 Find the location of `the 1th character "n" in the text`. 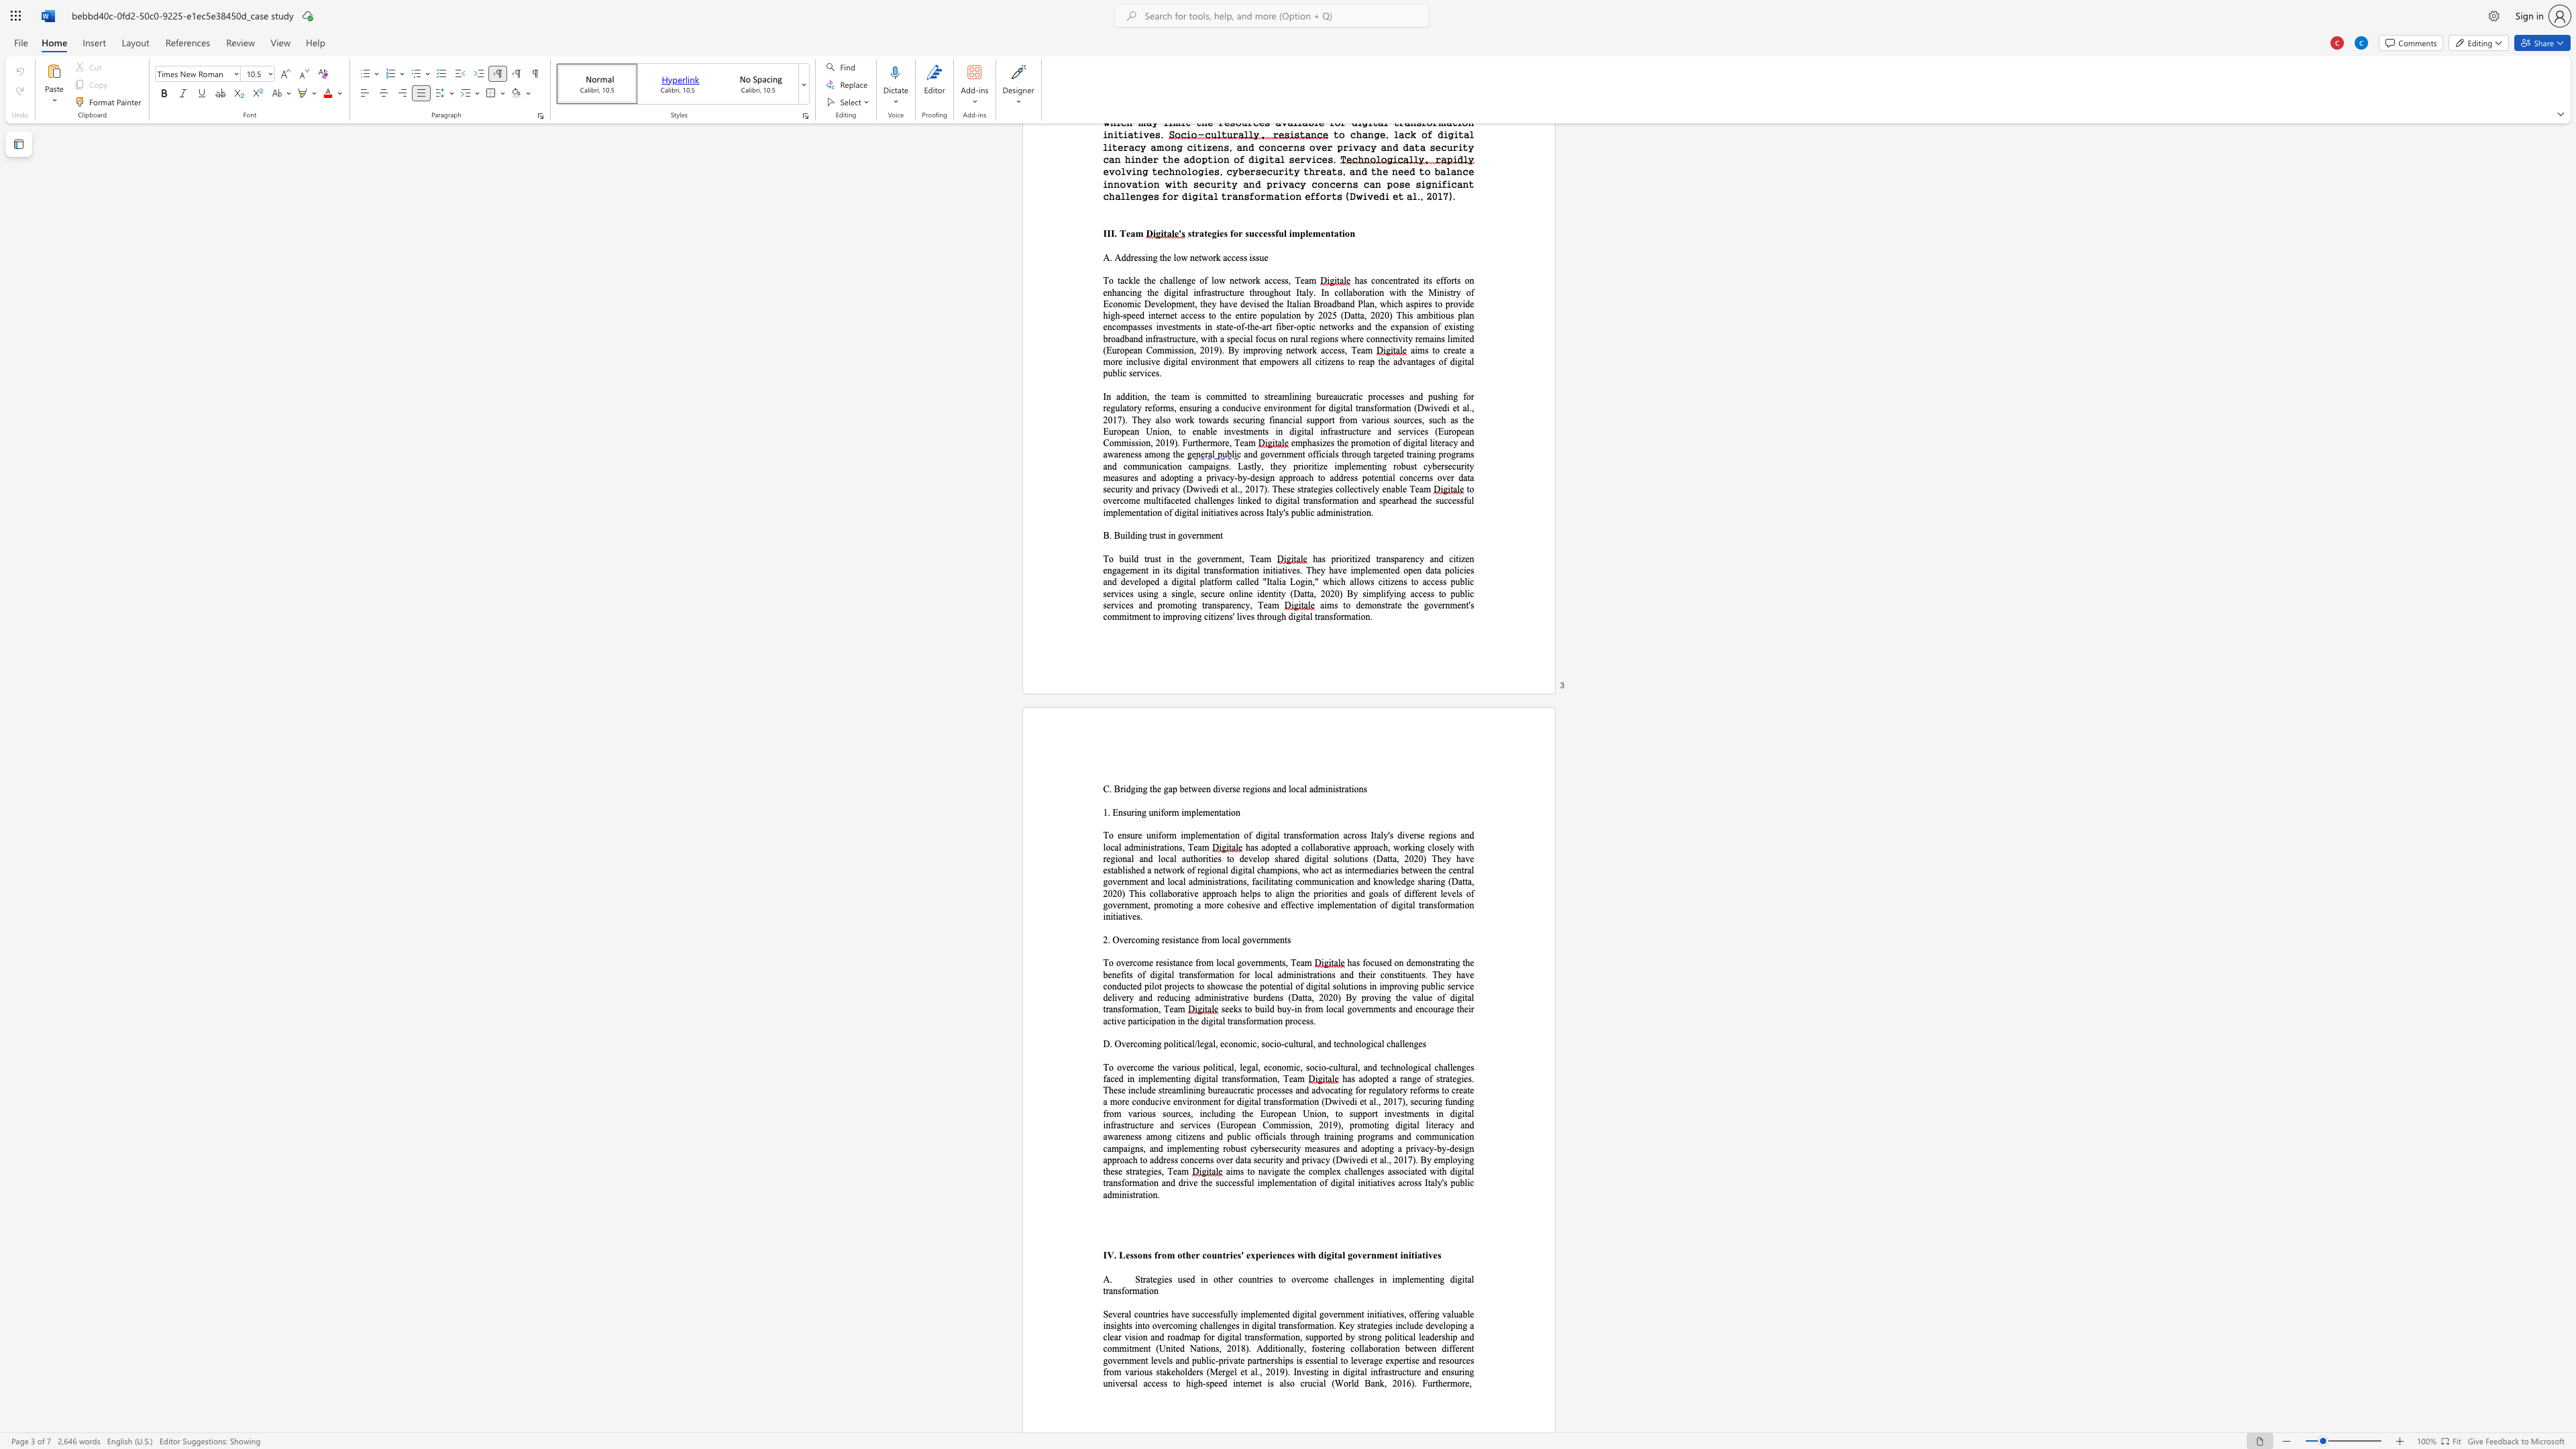

the 1th character "n" in the text is located at coordinates (1152, 940).